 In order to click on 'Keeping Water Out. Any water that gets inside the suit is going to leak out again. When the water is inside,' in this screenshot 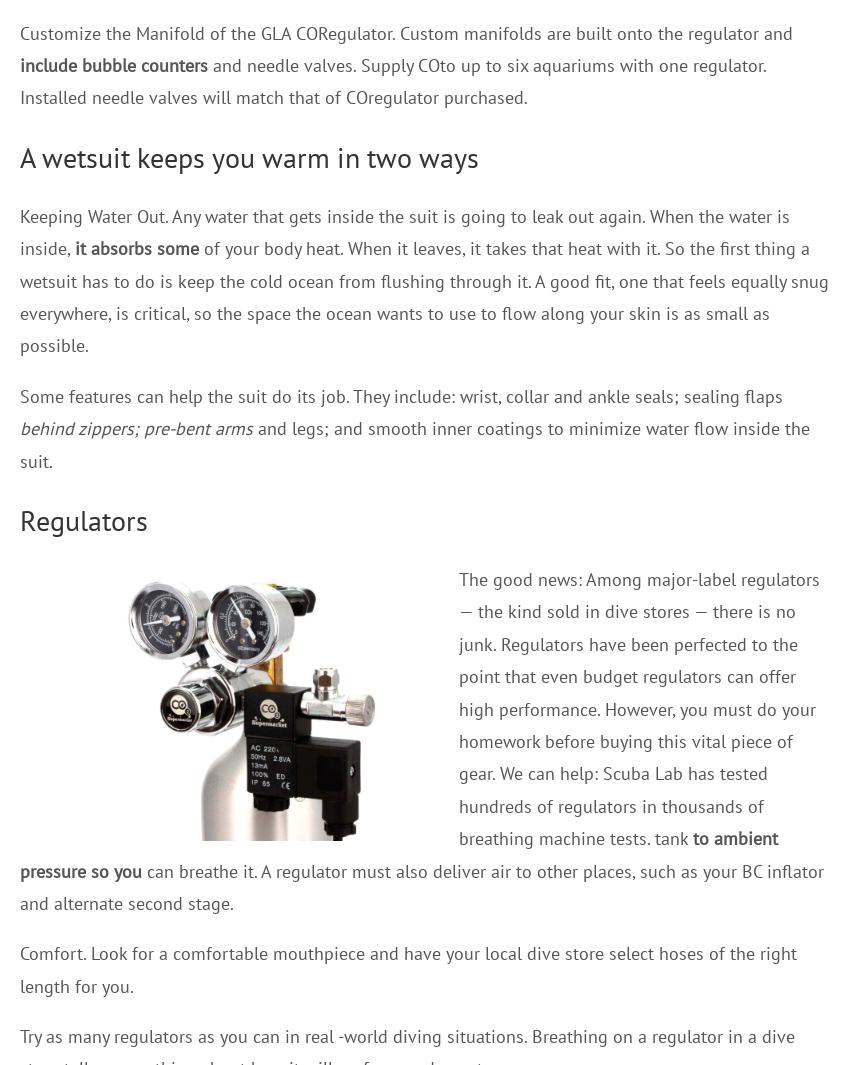, I will do `click(405, 230)`.